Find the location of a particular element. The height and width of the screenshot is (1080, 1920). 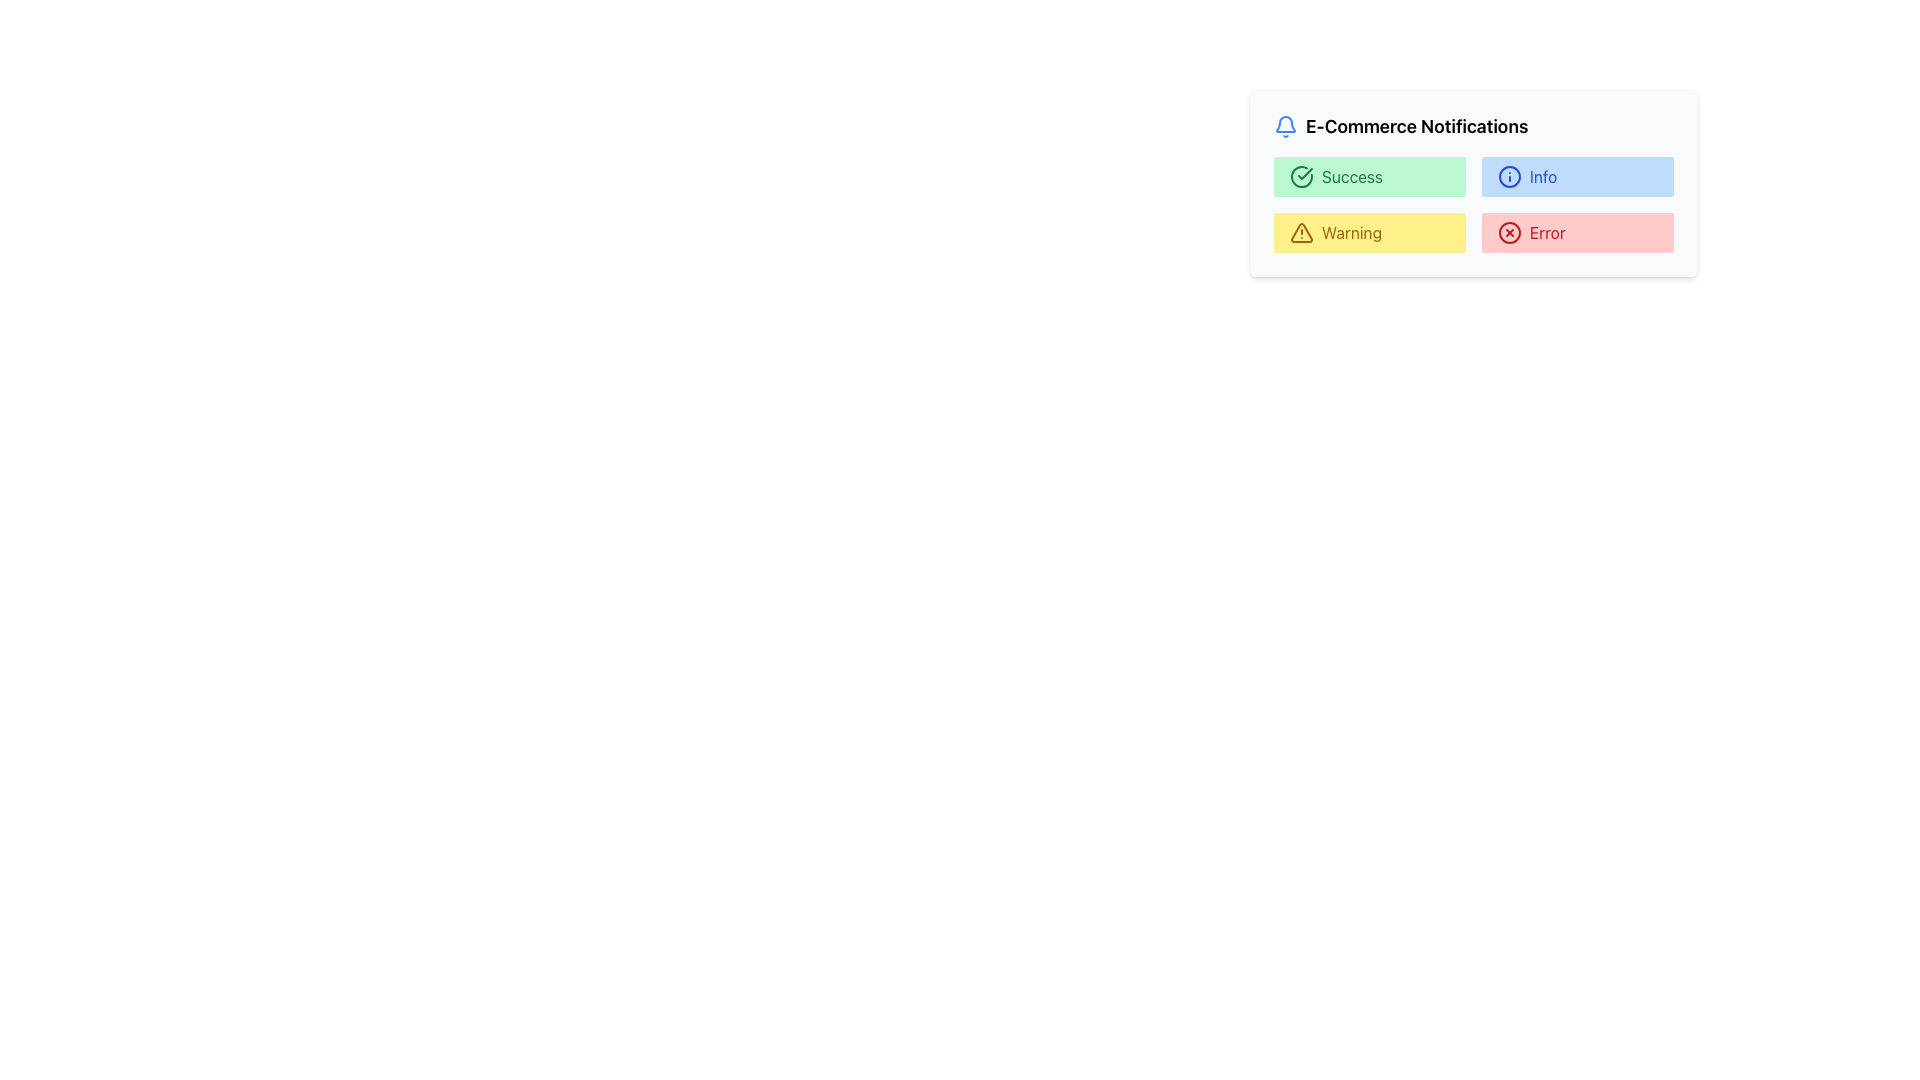

the text label displaying 'Success' in bold green lettering, located within the green notification bar to the right of the green check circle icon is located at coordinates (1352, 176).